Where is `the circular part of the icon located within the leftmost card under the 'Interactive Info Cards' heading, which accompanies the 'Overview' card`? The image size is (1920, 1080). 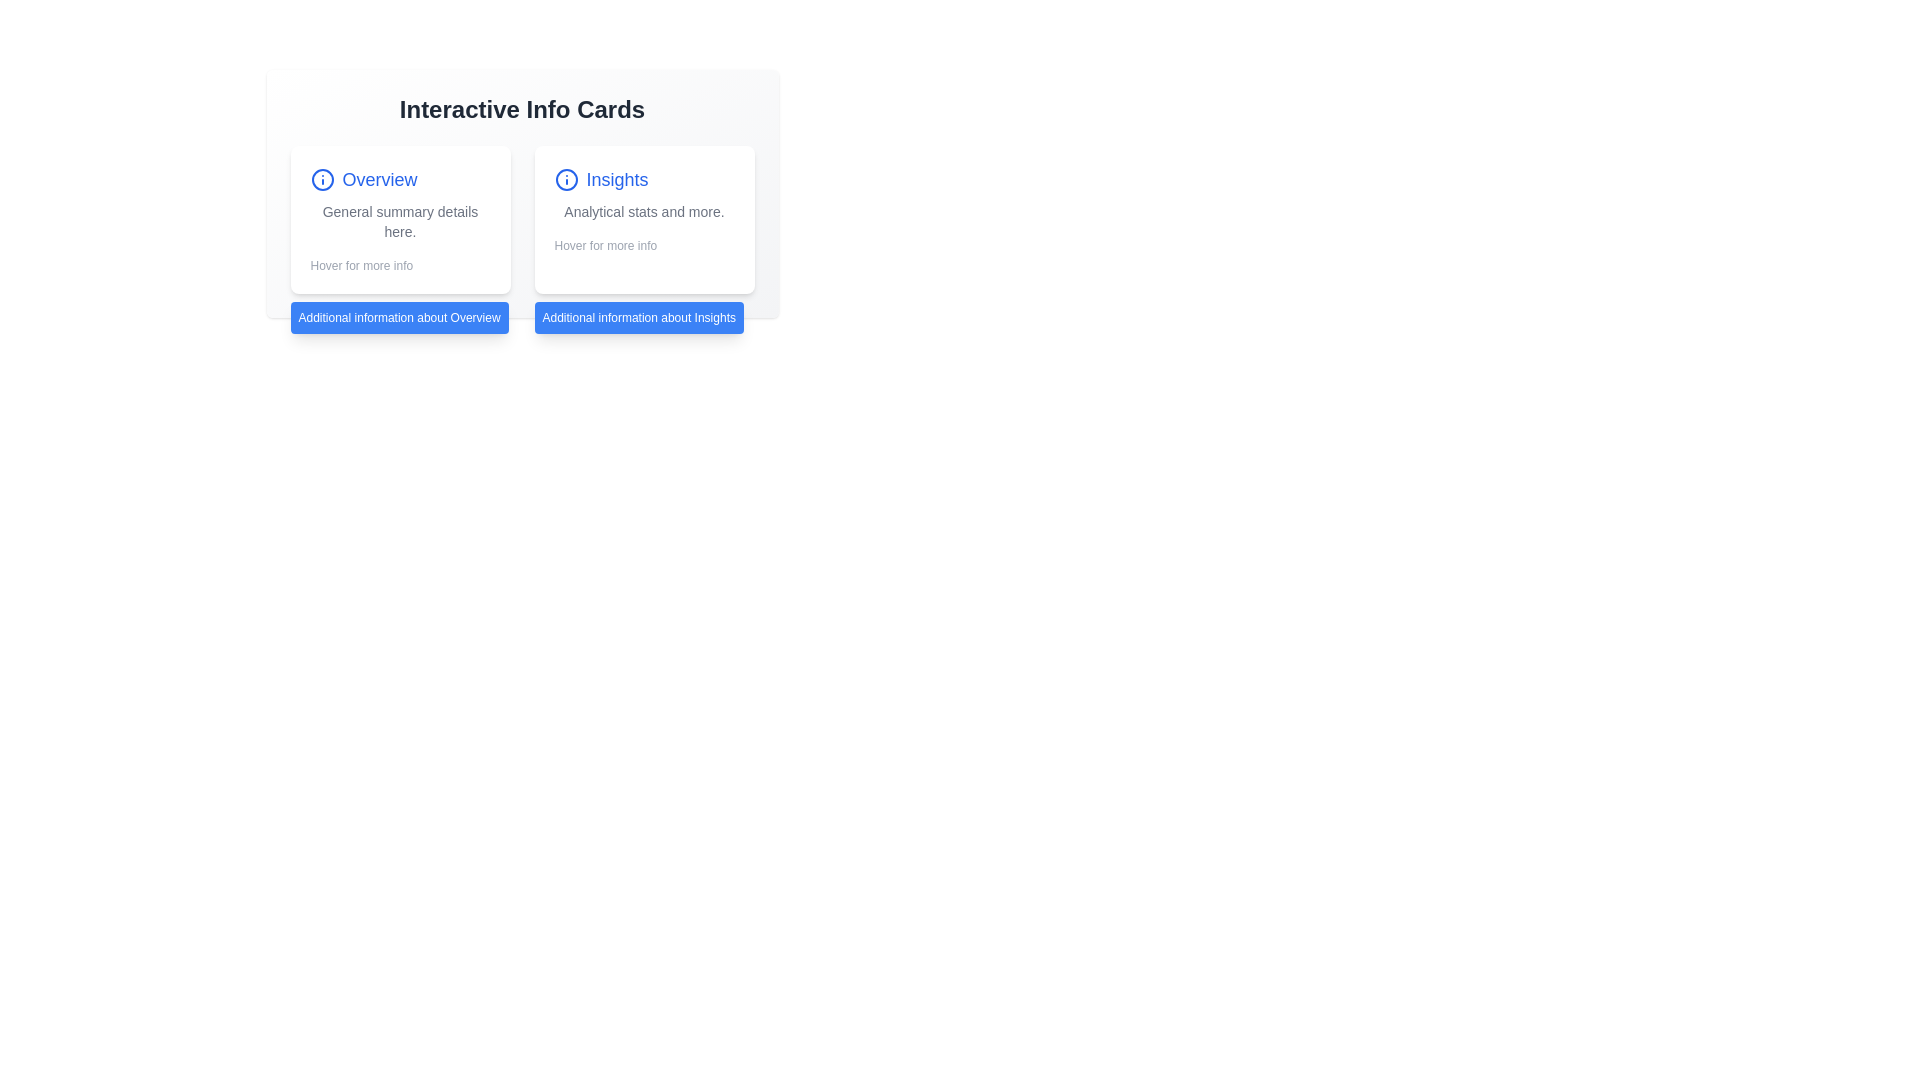 the circular part of the icon located within the leftmost card under the 'Interactive Info Cards' heading, which accompanies the 'Overview' card is located at coordinates (322, 180).